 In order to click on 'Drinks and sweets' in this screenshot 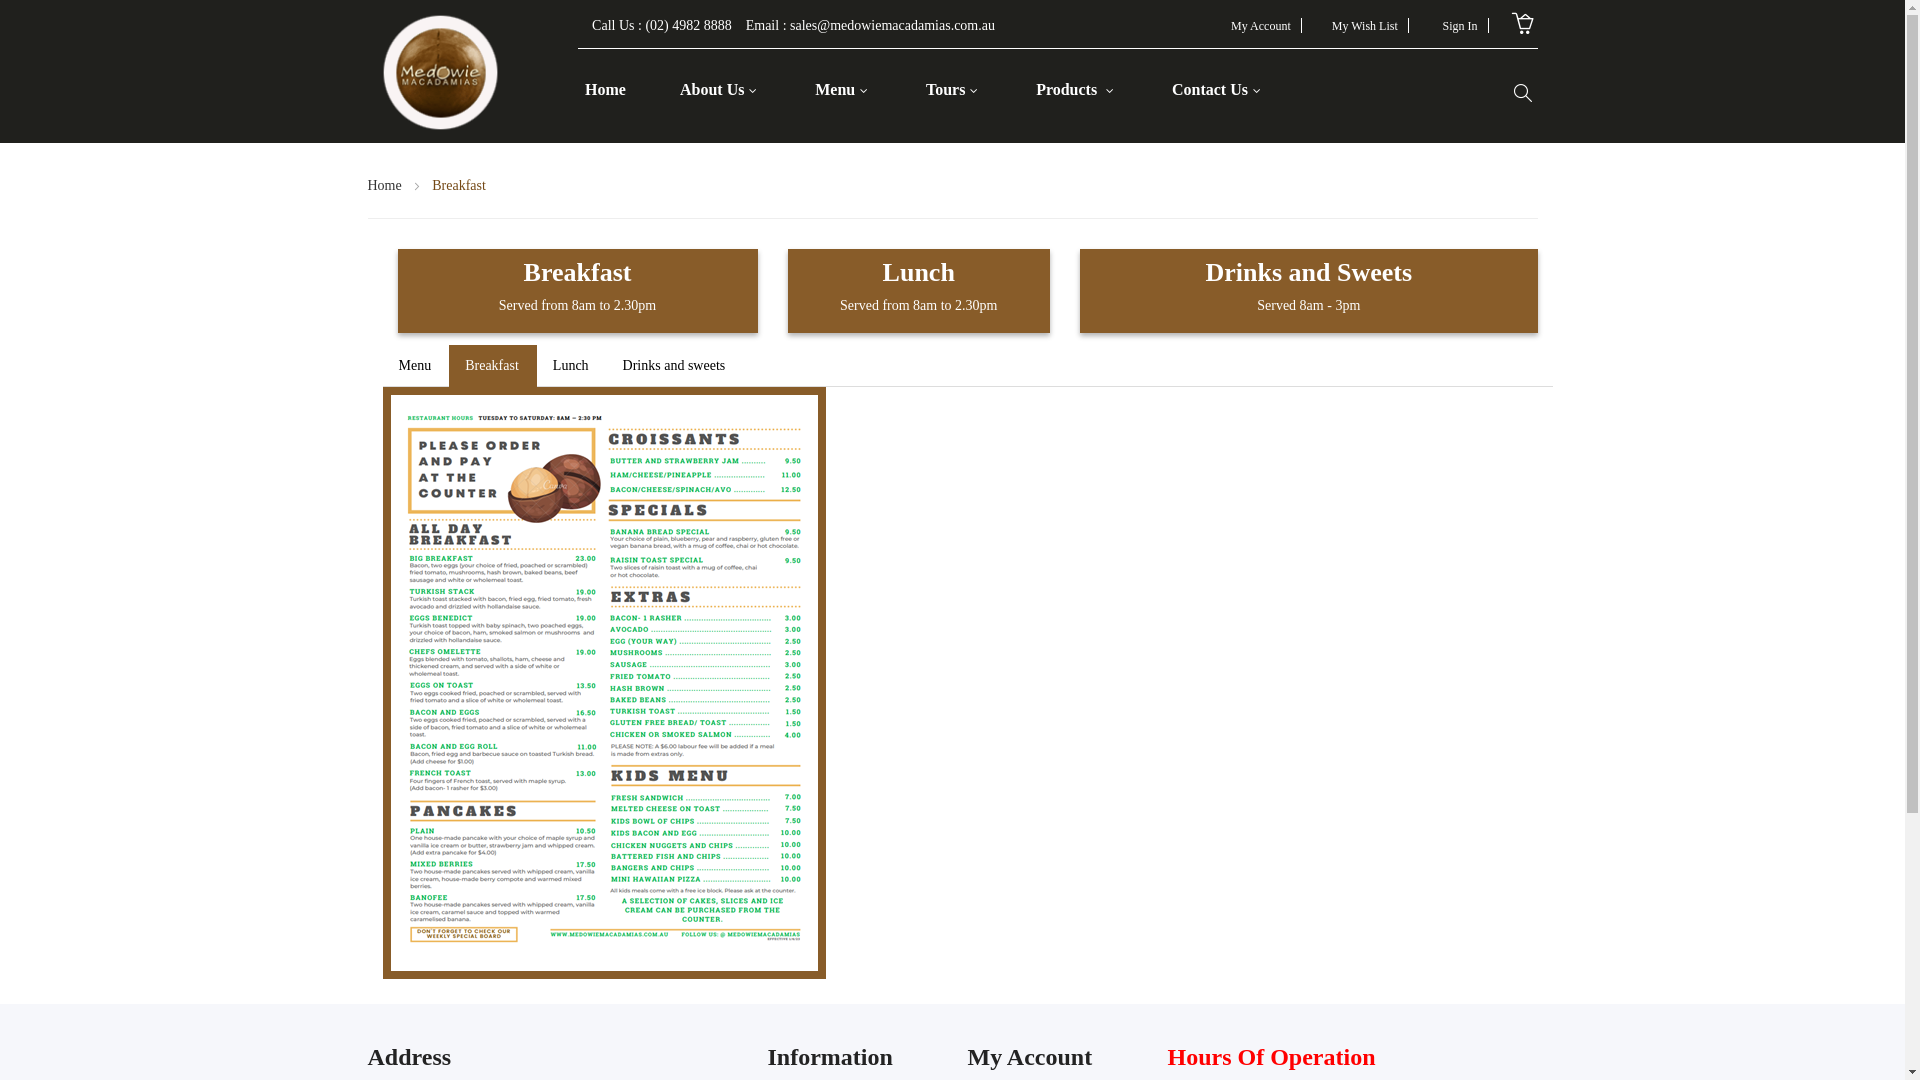, I will do `click(605, 366)`.